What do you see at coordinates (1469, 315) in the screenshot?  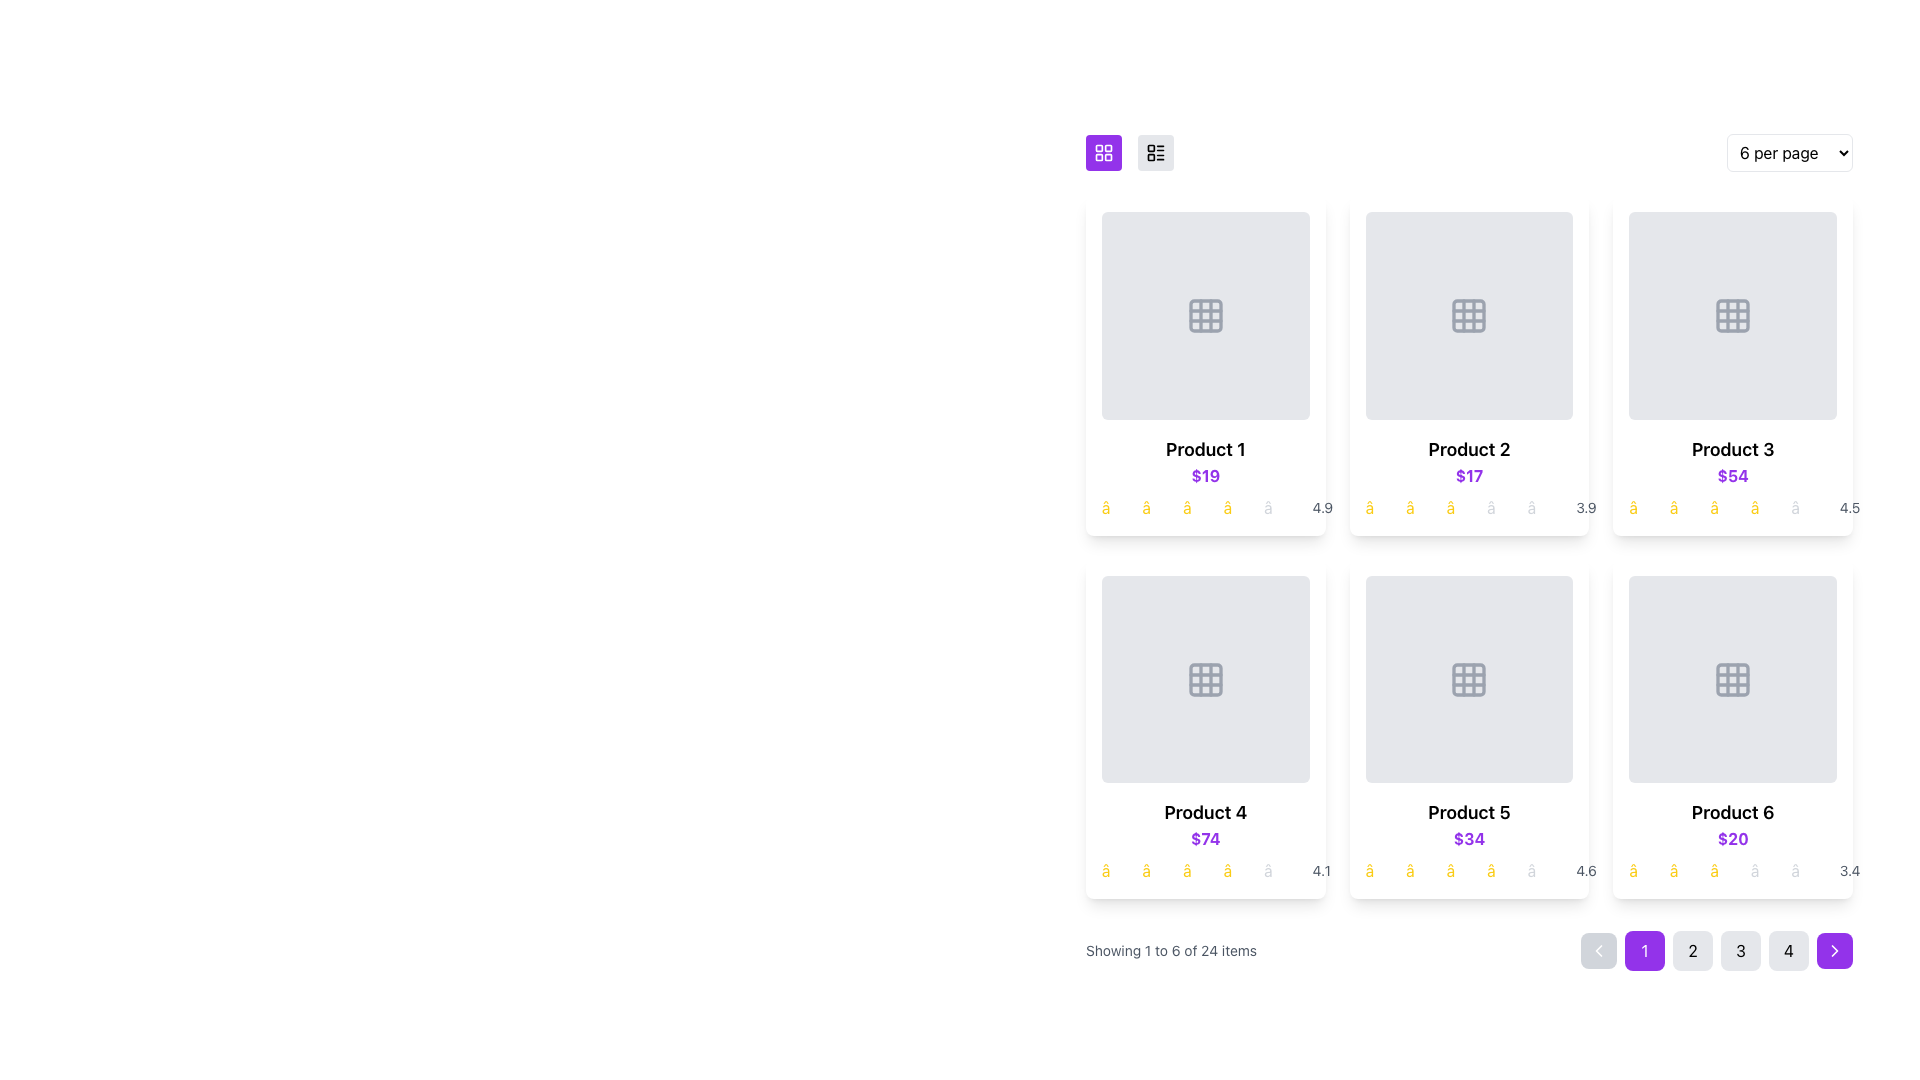 I see `the 3x3 grid icon that is gray in color and located above the 'Product 2' text within a card layout` at bounding box center [1469, 315].